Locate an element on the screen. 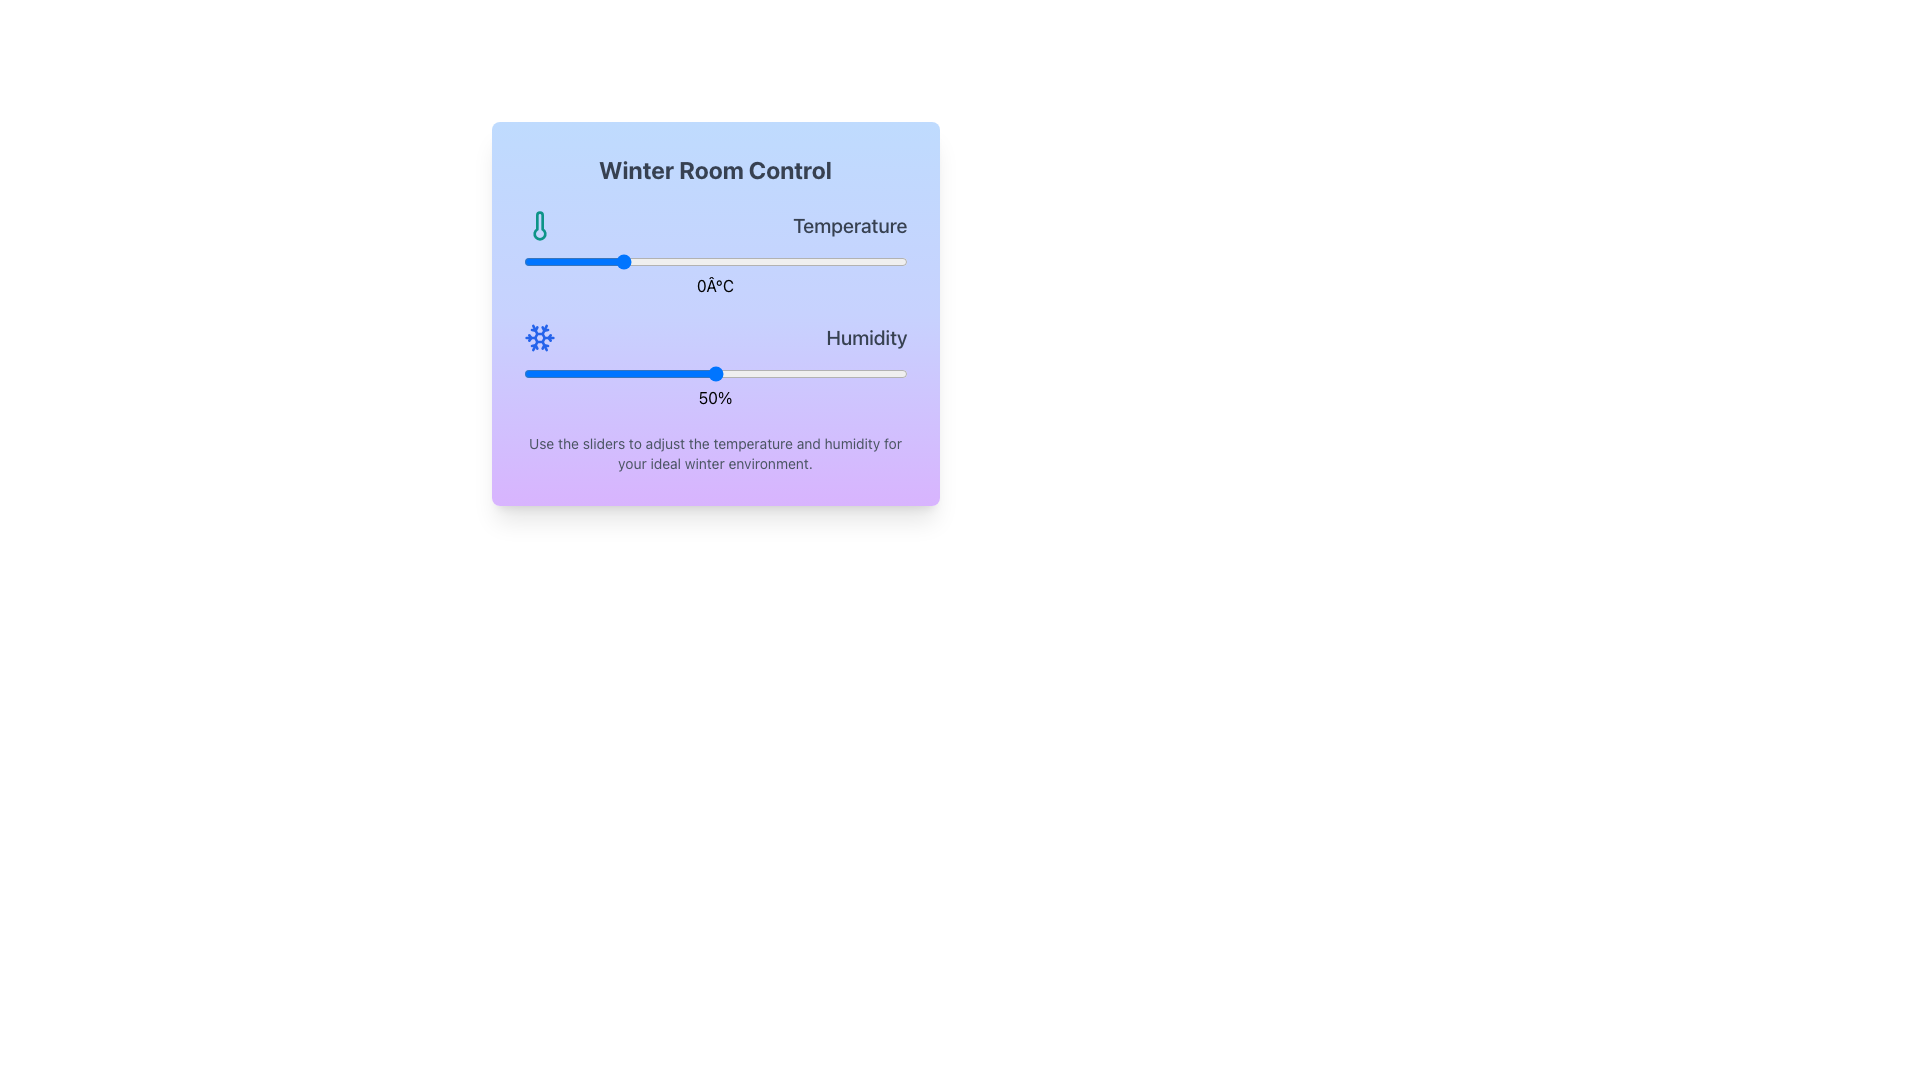 The image size is (1920, 1080). humidity level is located at coordinates (637, 374).